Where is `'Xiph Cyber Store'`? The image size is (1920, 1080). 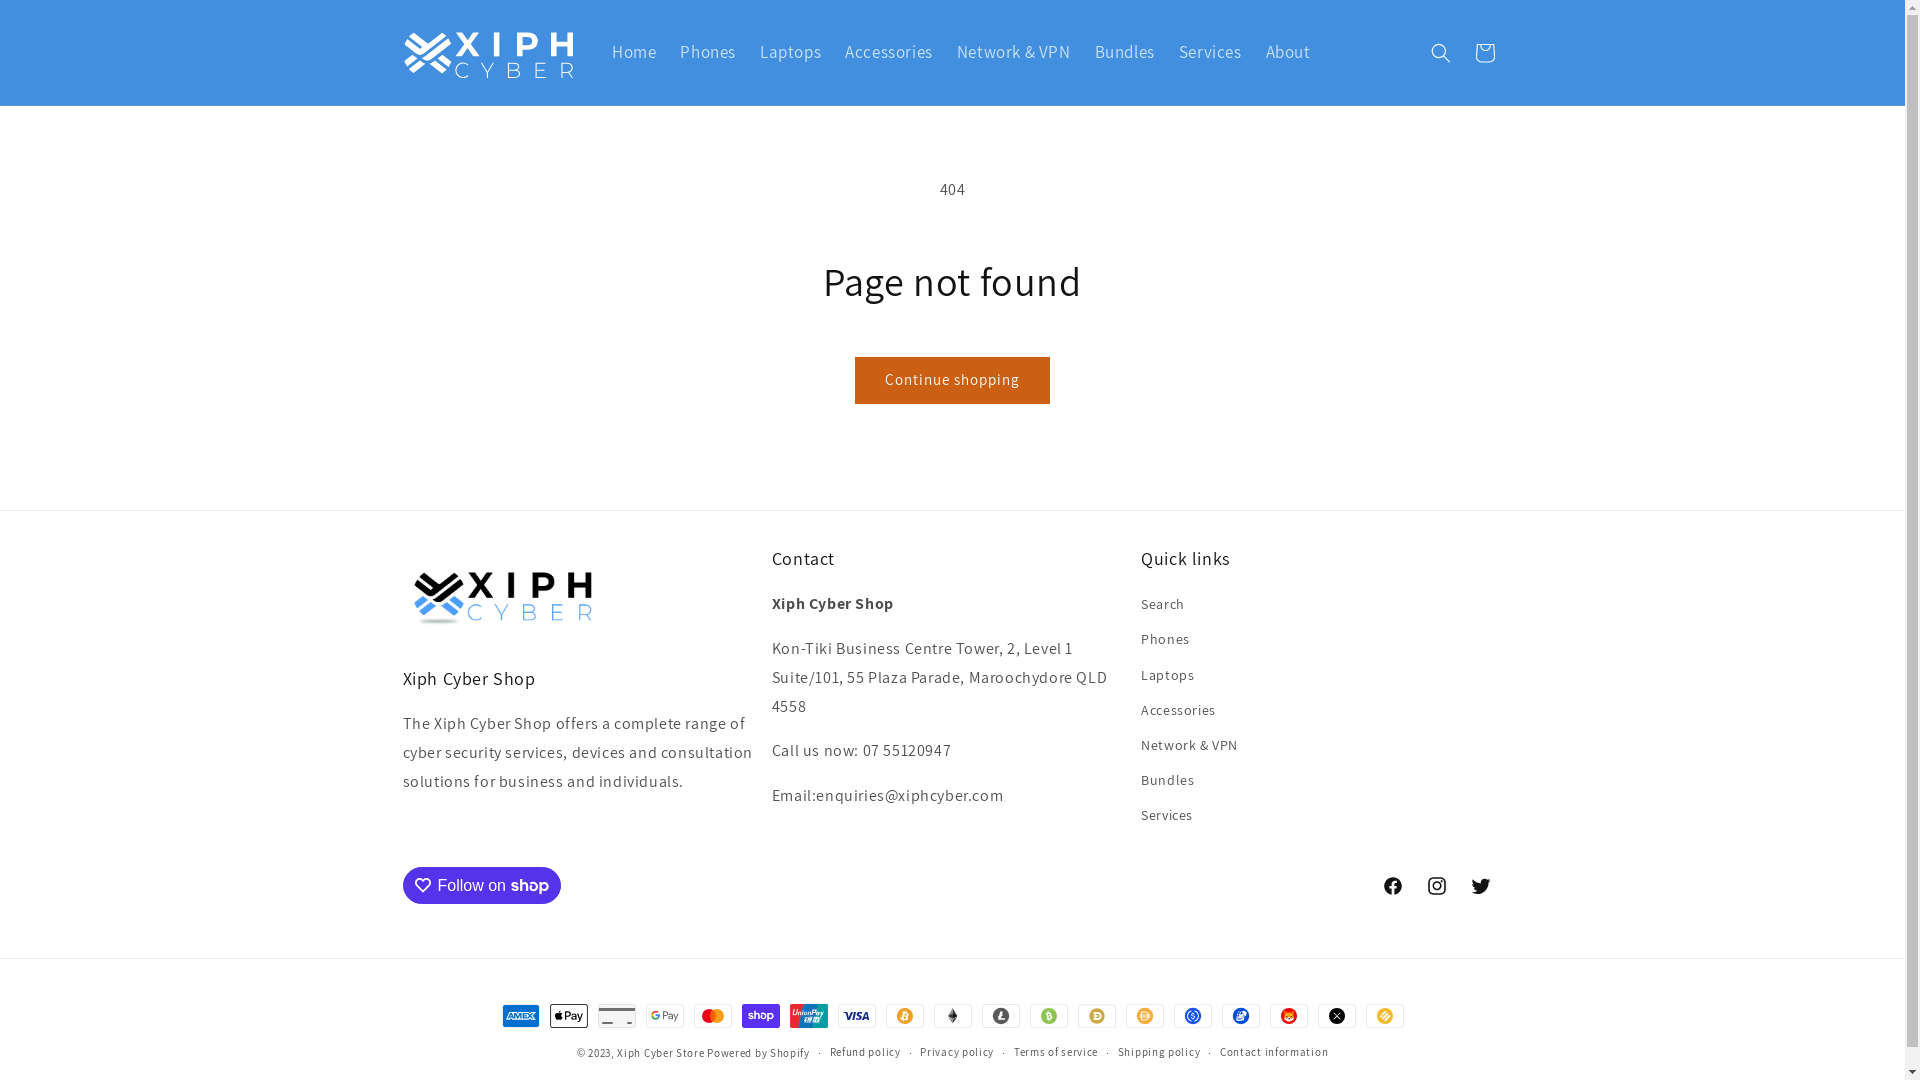
'Xiph Cyber Store' is located at coordinates (660, 1052).